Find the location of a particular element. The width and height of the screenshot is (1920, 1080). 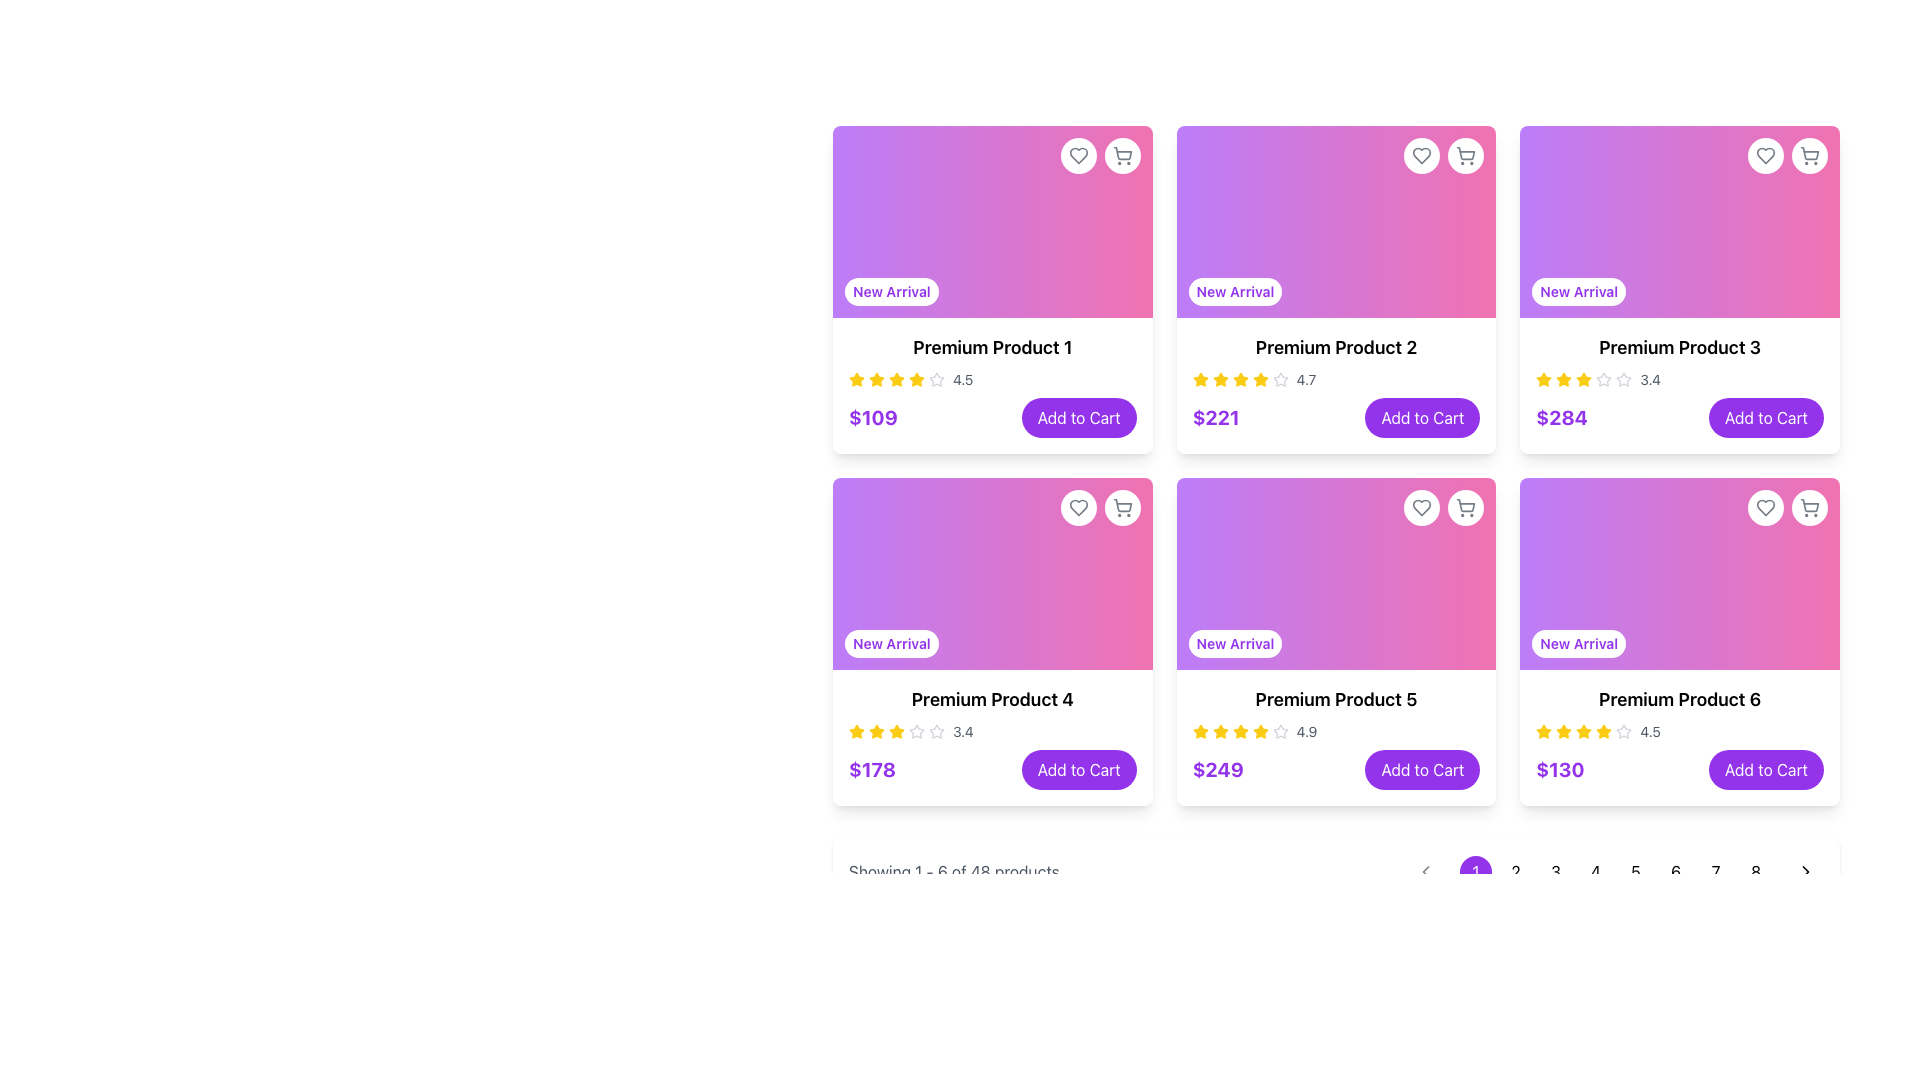

the circular button with a white background and the number '3' in black text, located near the bottom center of the interface is located at coordinates (1554, 870).